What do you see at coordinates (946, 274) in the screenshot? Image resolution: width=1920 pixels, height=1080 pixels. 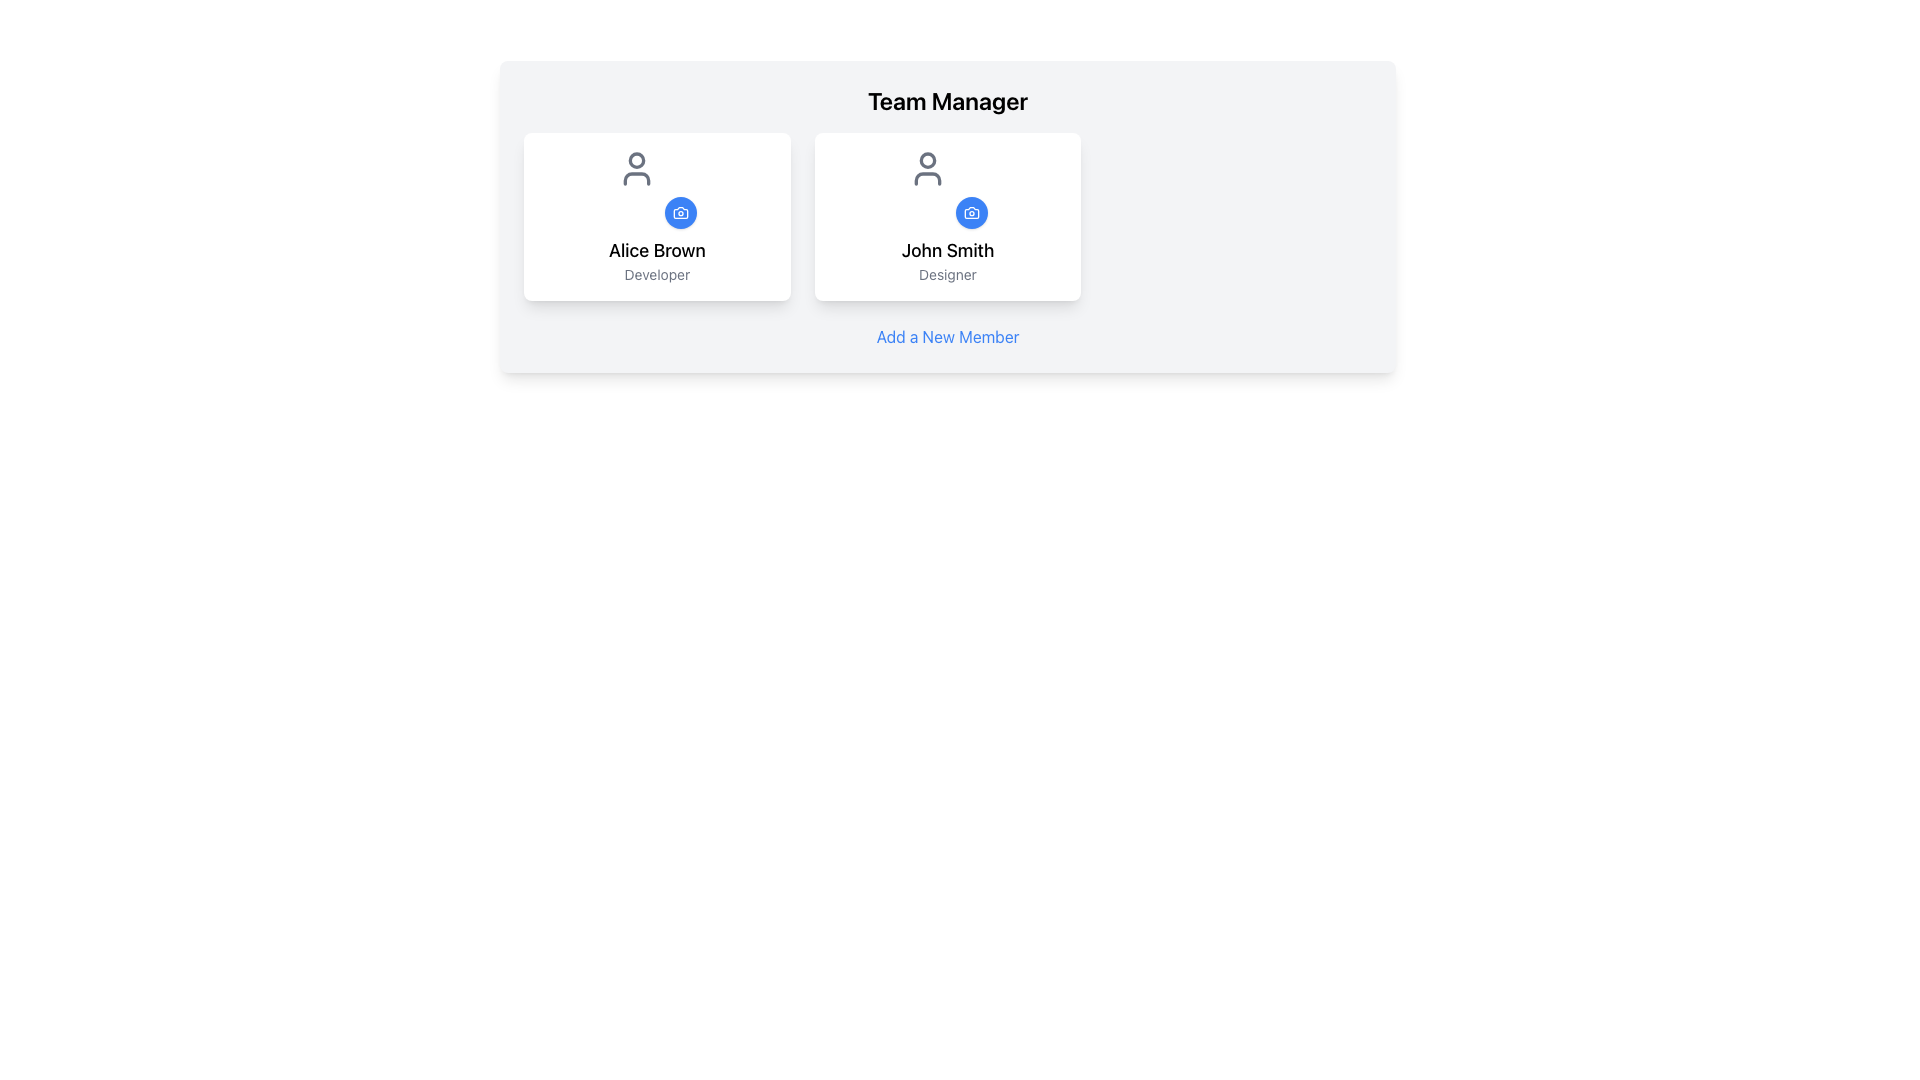 I see `the Text Label located directly below the name 'John Smith' in the user information card, positioned at the center horizontally within the card` at bounding box center [946, 274].